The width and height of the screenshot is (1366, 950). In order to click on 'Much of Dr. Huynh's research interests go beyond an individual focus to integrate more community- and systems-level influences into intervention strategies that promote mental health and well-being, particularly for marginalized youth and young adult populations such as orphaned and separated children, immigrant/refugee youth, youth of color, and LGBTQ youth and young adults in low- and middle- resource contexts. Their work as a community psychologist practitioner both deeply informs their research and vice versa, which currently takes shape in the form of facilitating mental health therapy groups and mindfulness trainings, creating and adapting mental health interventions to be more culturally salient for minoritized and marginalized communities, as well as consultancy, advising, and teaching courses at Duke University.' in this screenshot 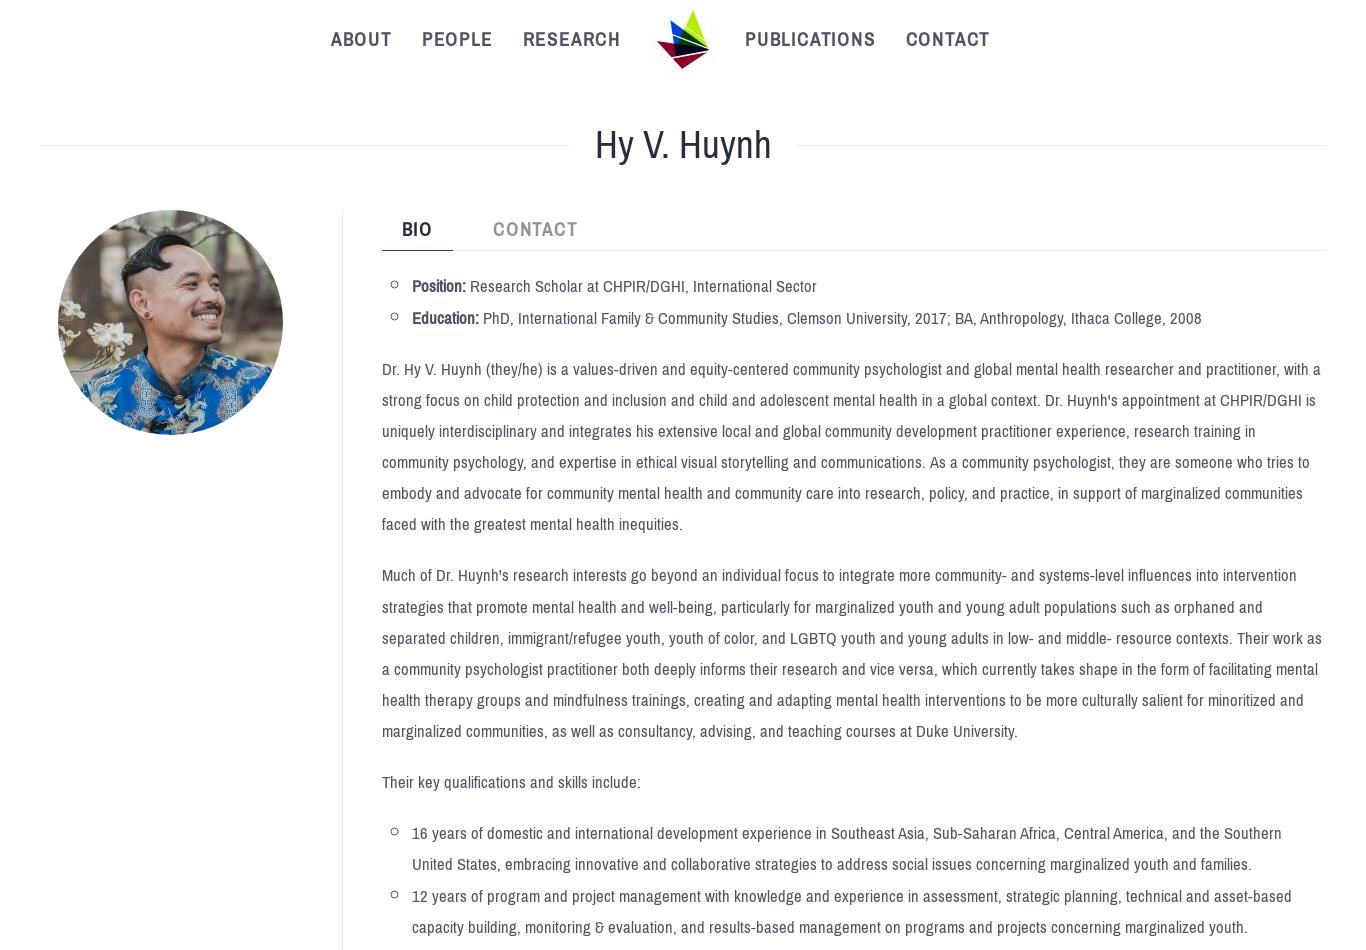, I will do `click(379, 653)`.